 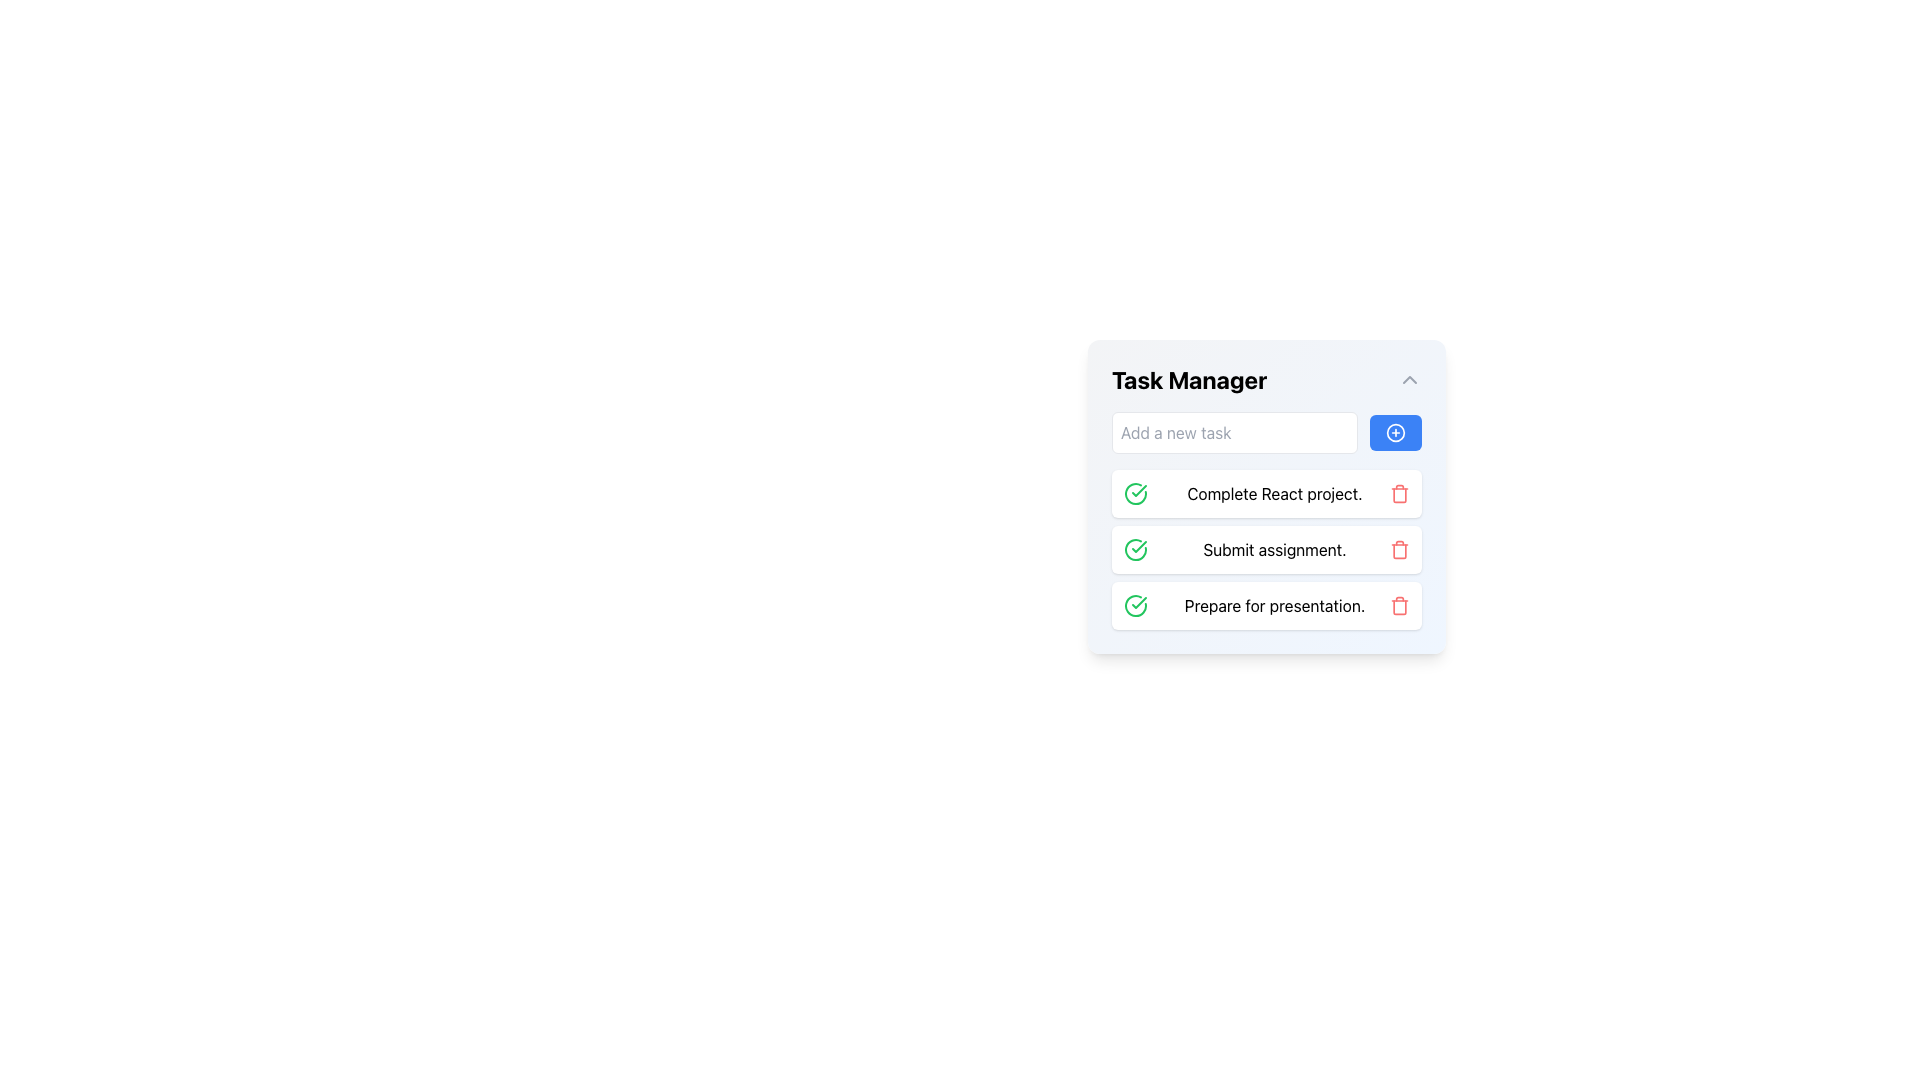 I want to click on the green circular icon with a white checkmark, which indicates a completed task, so click(x=1136, y=550).